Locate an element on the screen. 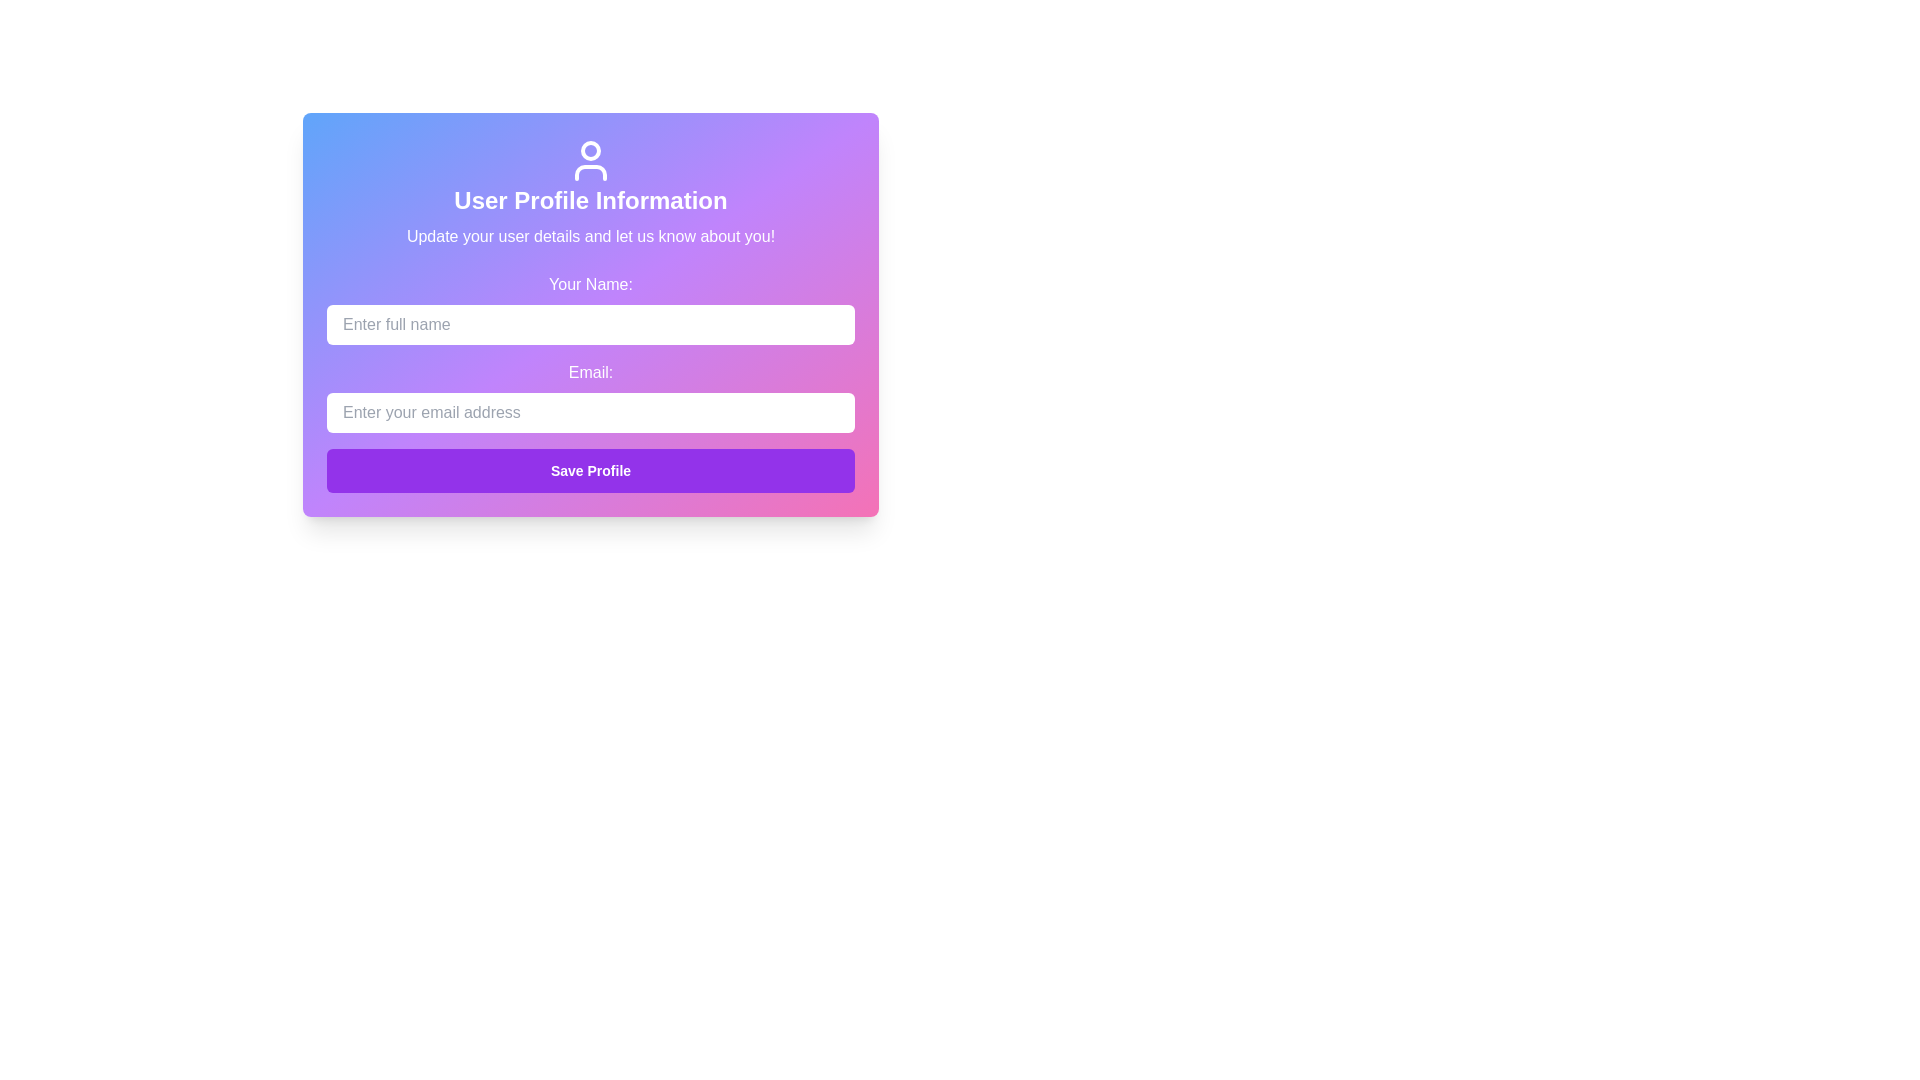  the A labeled text input field to focus, which is positioned above the 'Email:' section in the user profile form is located at coordinates (589, 308).